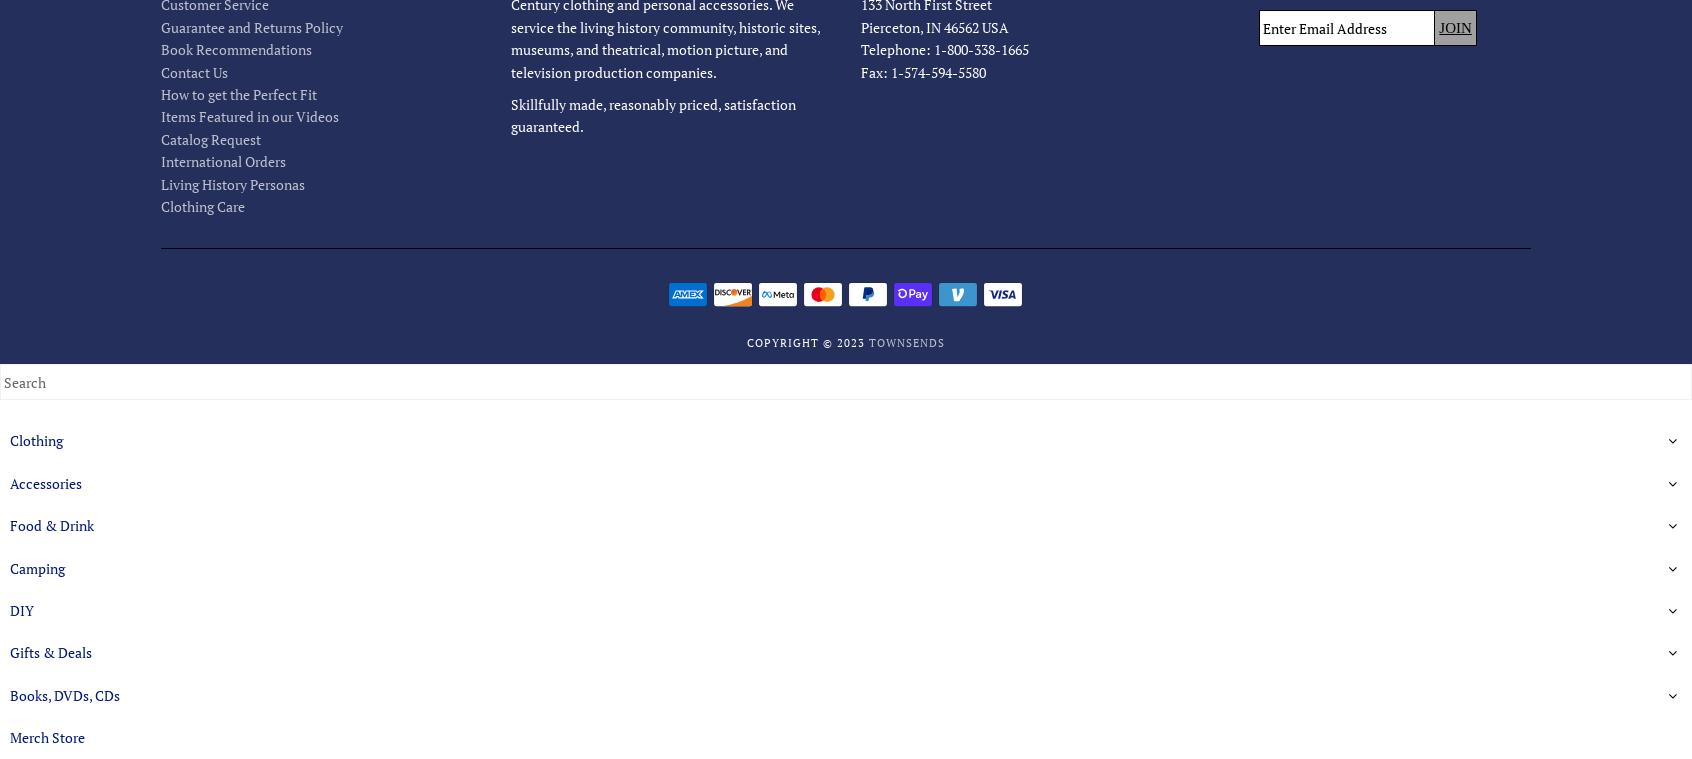  What do you see at coordinates (652, 114) in the screenshot?
I see `'Skillfully made, reasonably priced, satisfaction guaranteed.'` at bounding box center [652, 114].